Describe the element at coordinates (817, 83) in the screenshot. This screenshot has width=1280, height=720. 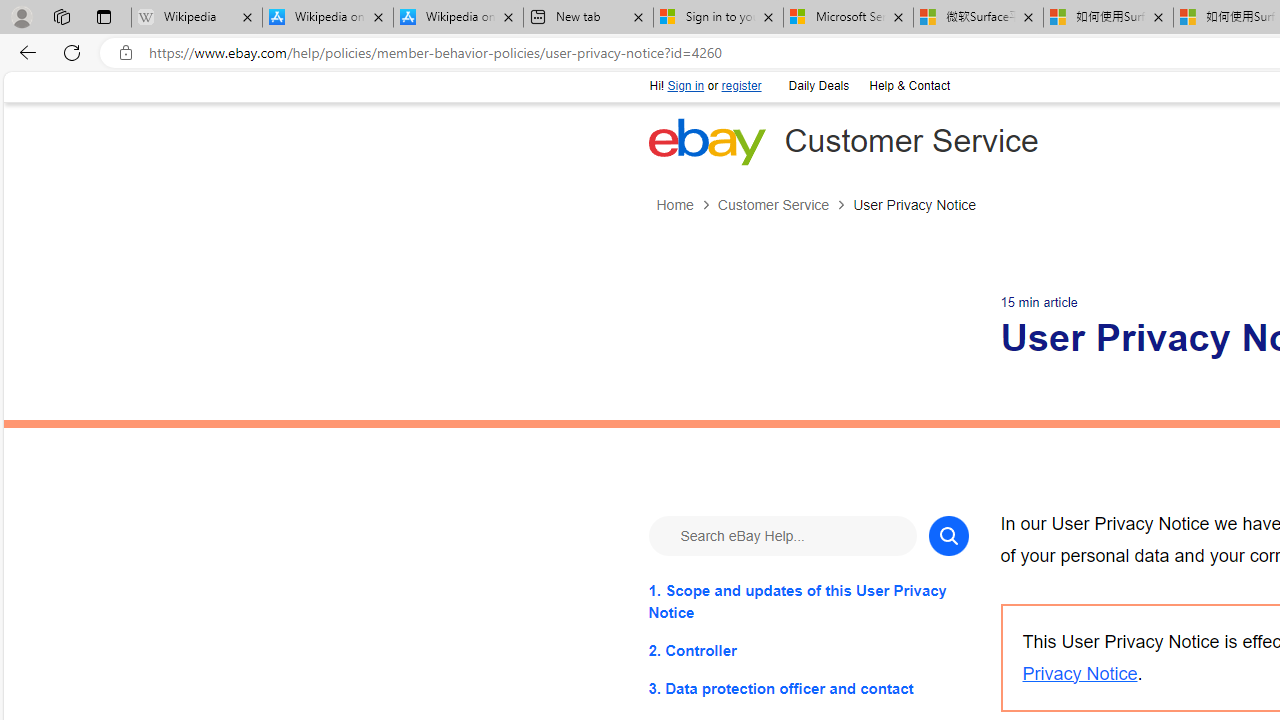
I see `'Daily Deals'` at that location.